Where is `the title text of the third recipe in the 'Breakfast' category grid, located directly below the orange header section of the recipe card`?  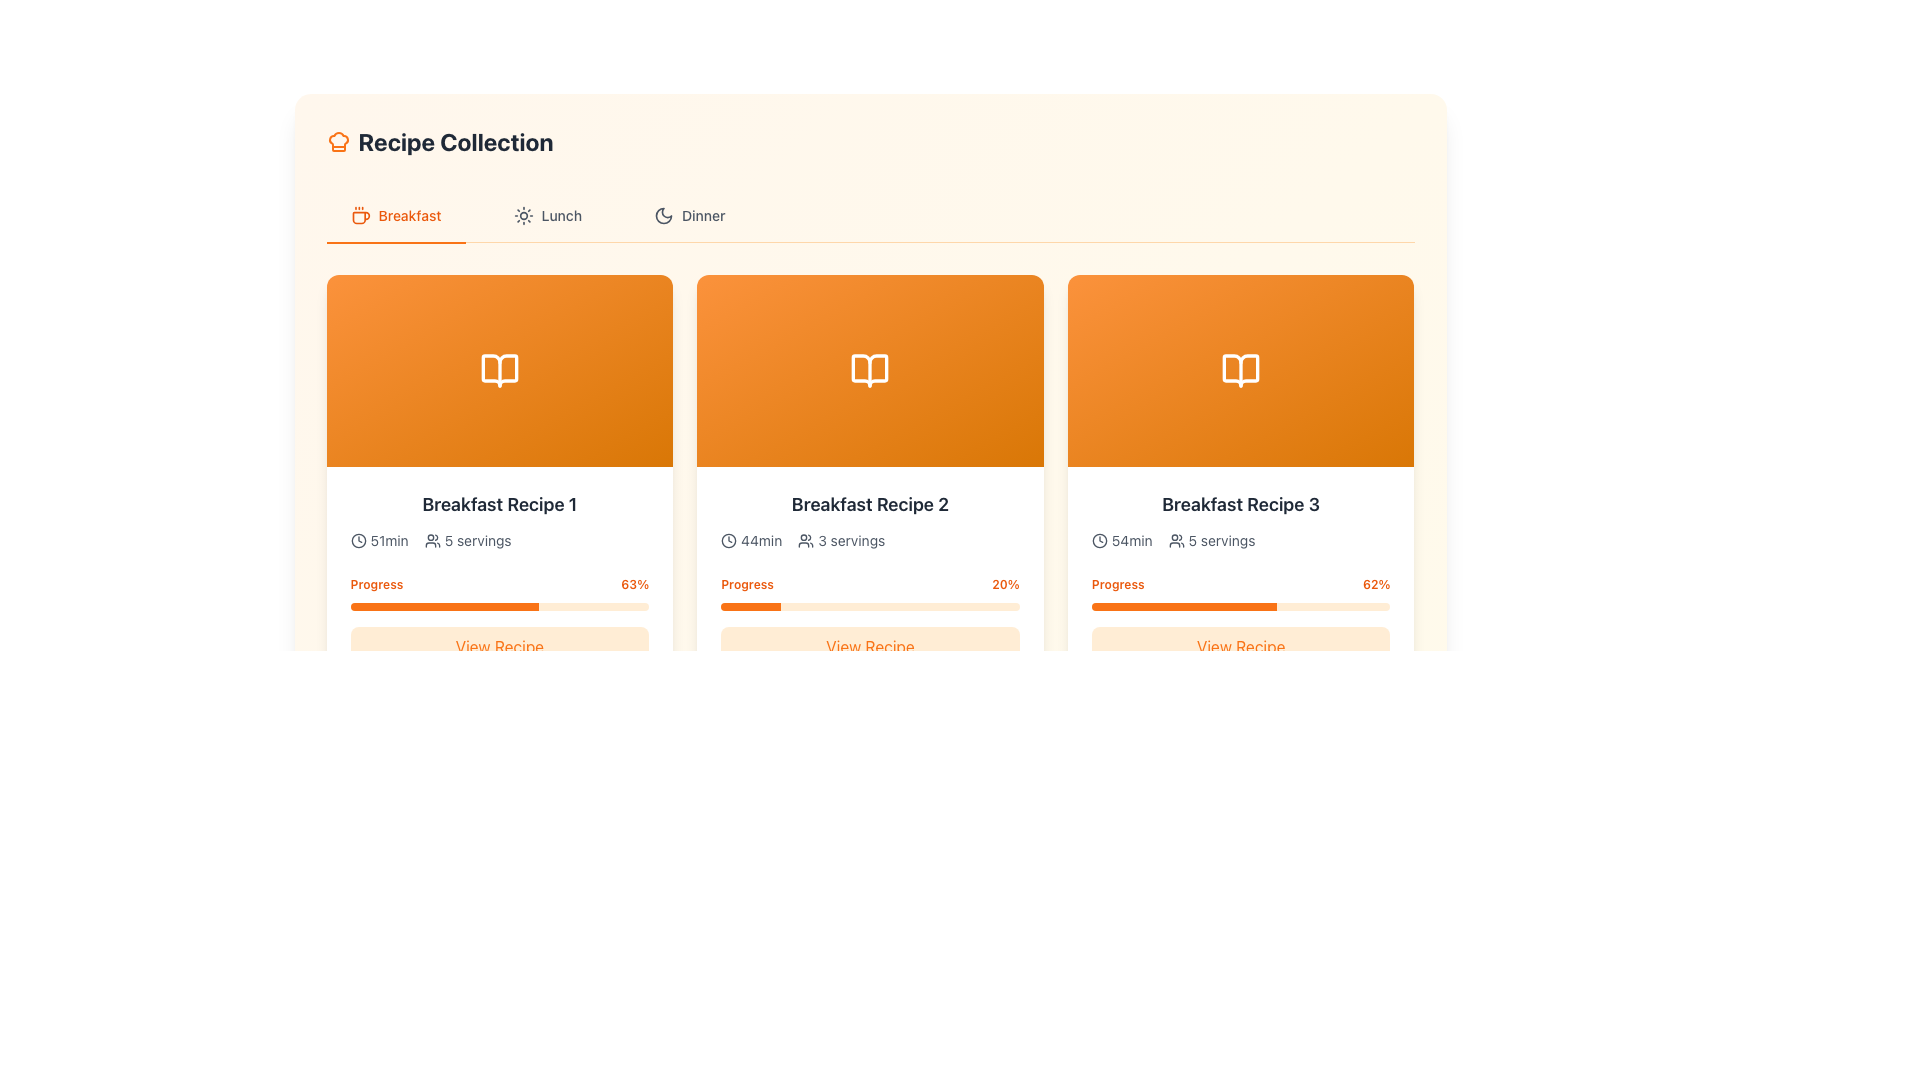 the title text of the third recipe in the 'Breakfast' category grid, located directly below the orange header section of the recipe card is located at coordinates (1240, 504).